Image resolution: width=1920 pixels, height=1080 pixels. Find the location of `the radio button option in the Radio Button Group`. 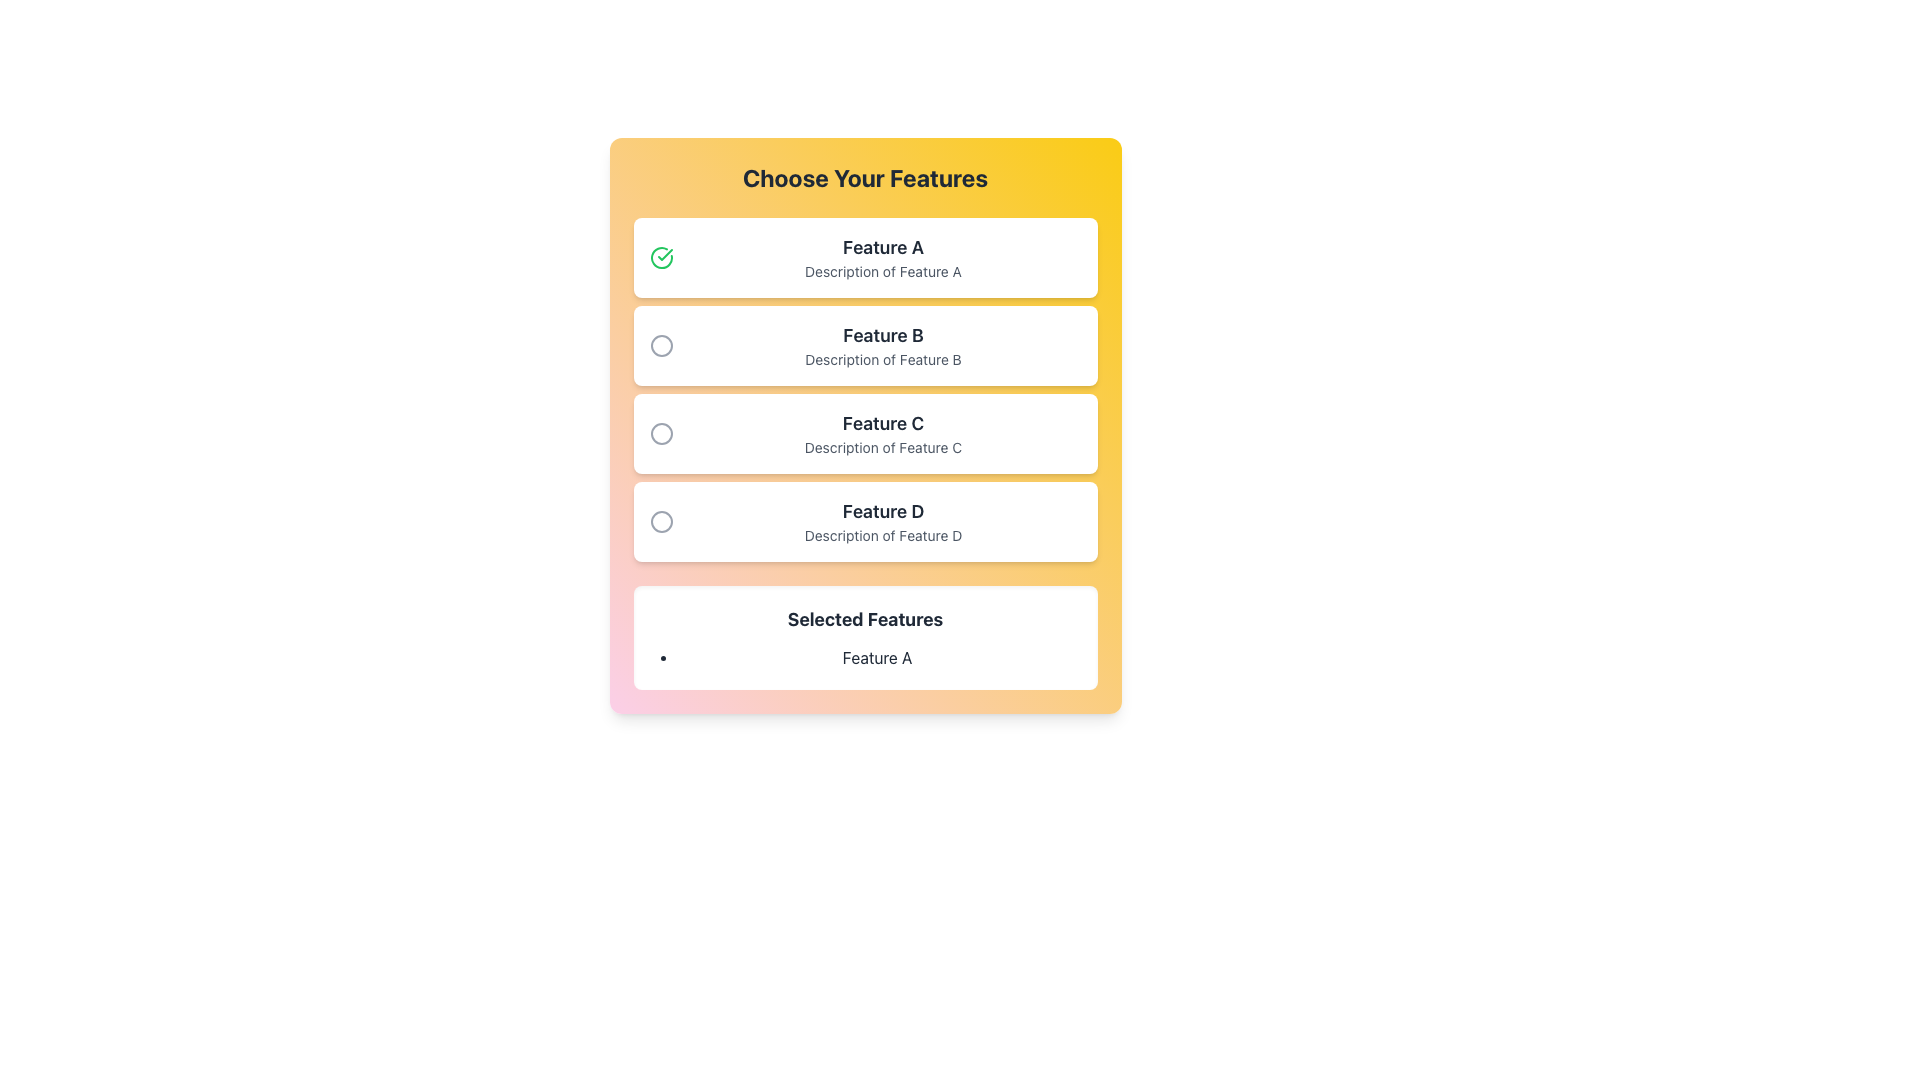

the radio button option in the Radio Button Group is located at coordinates (865, 389).